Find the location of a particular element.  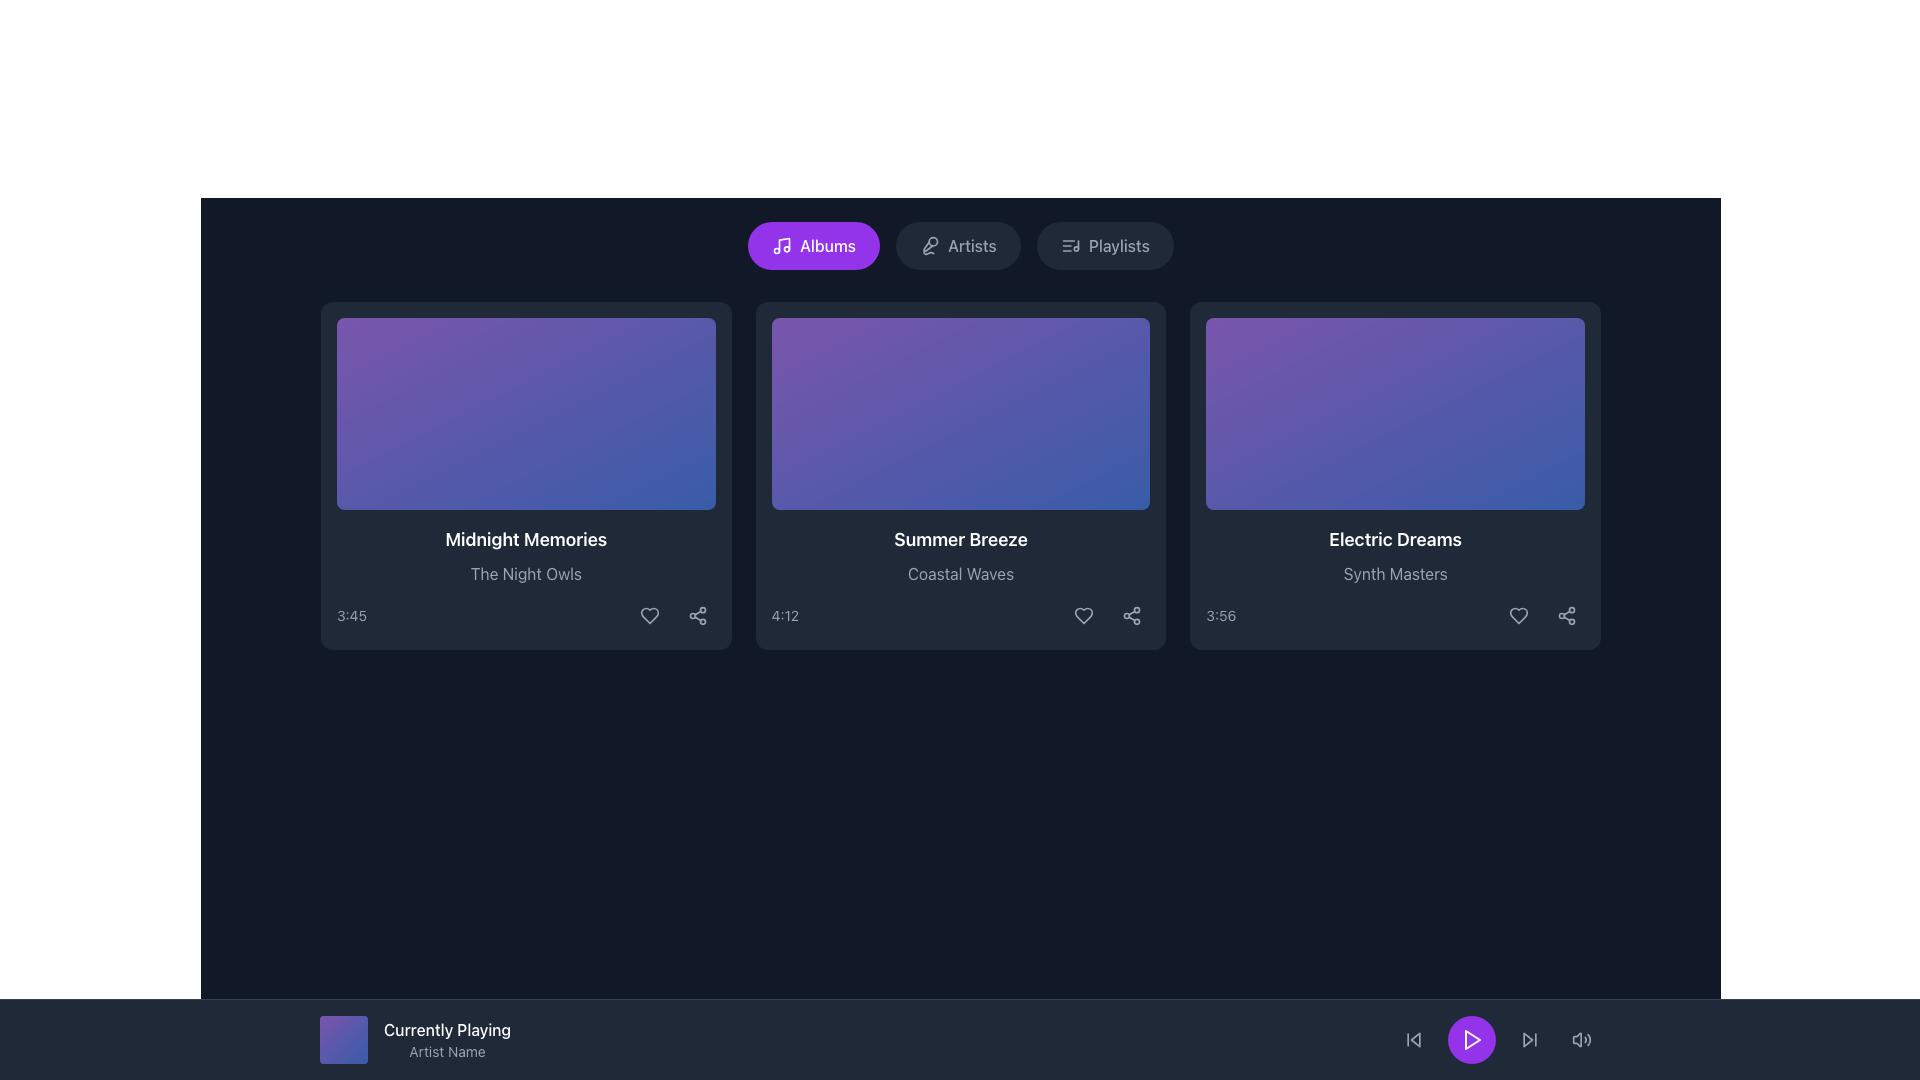

the title text label of the music album located in the second card of the grid layout under the 'Albums' section is located at coordinates (960, 540).